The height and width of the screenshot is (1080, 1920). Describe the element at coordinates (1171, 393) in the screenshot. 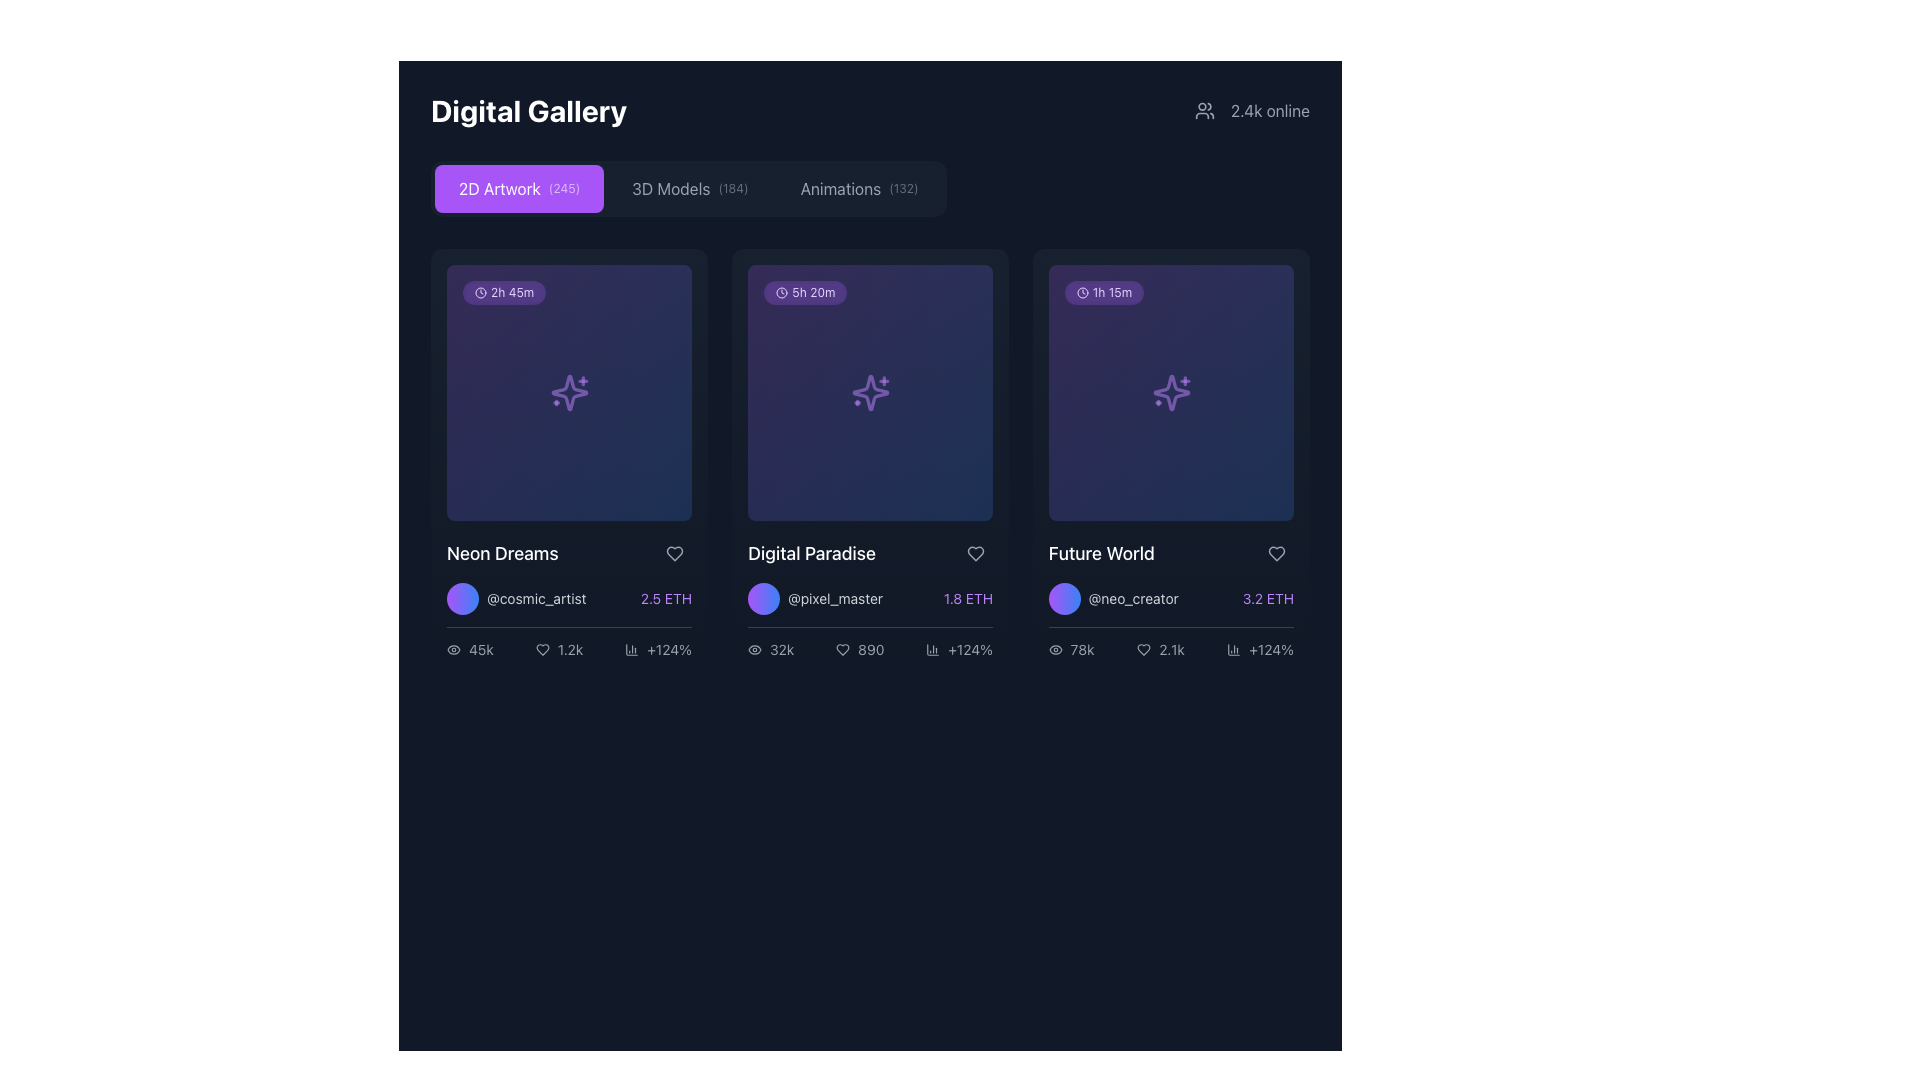

I see `the sparkle icon located in the third card labeled 'Future World'` at that location.